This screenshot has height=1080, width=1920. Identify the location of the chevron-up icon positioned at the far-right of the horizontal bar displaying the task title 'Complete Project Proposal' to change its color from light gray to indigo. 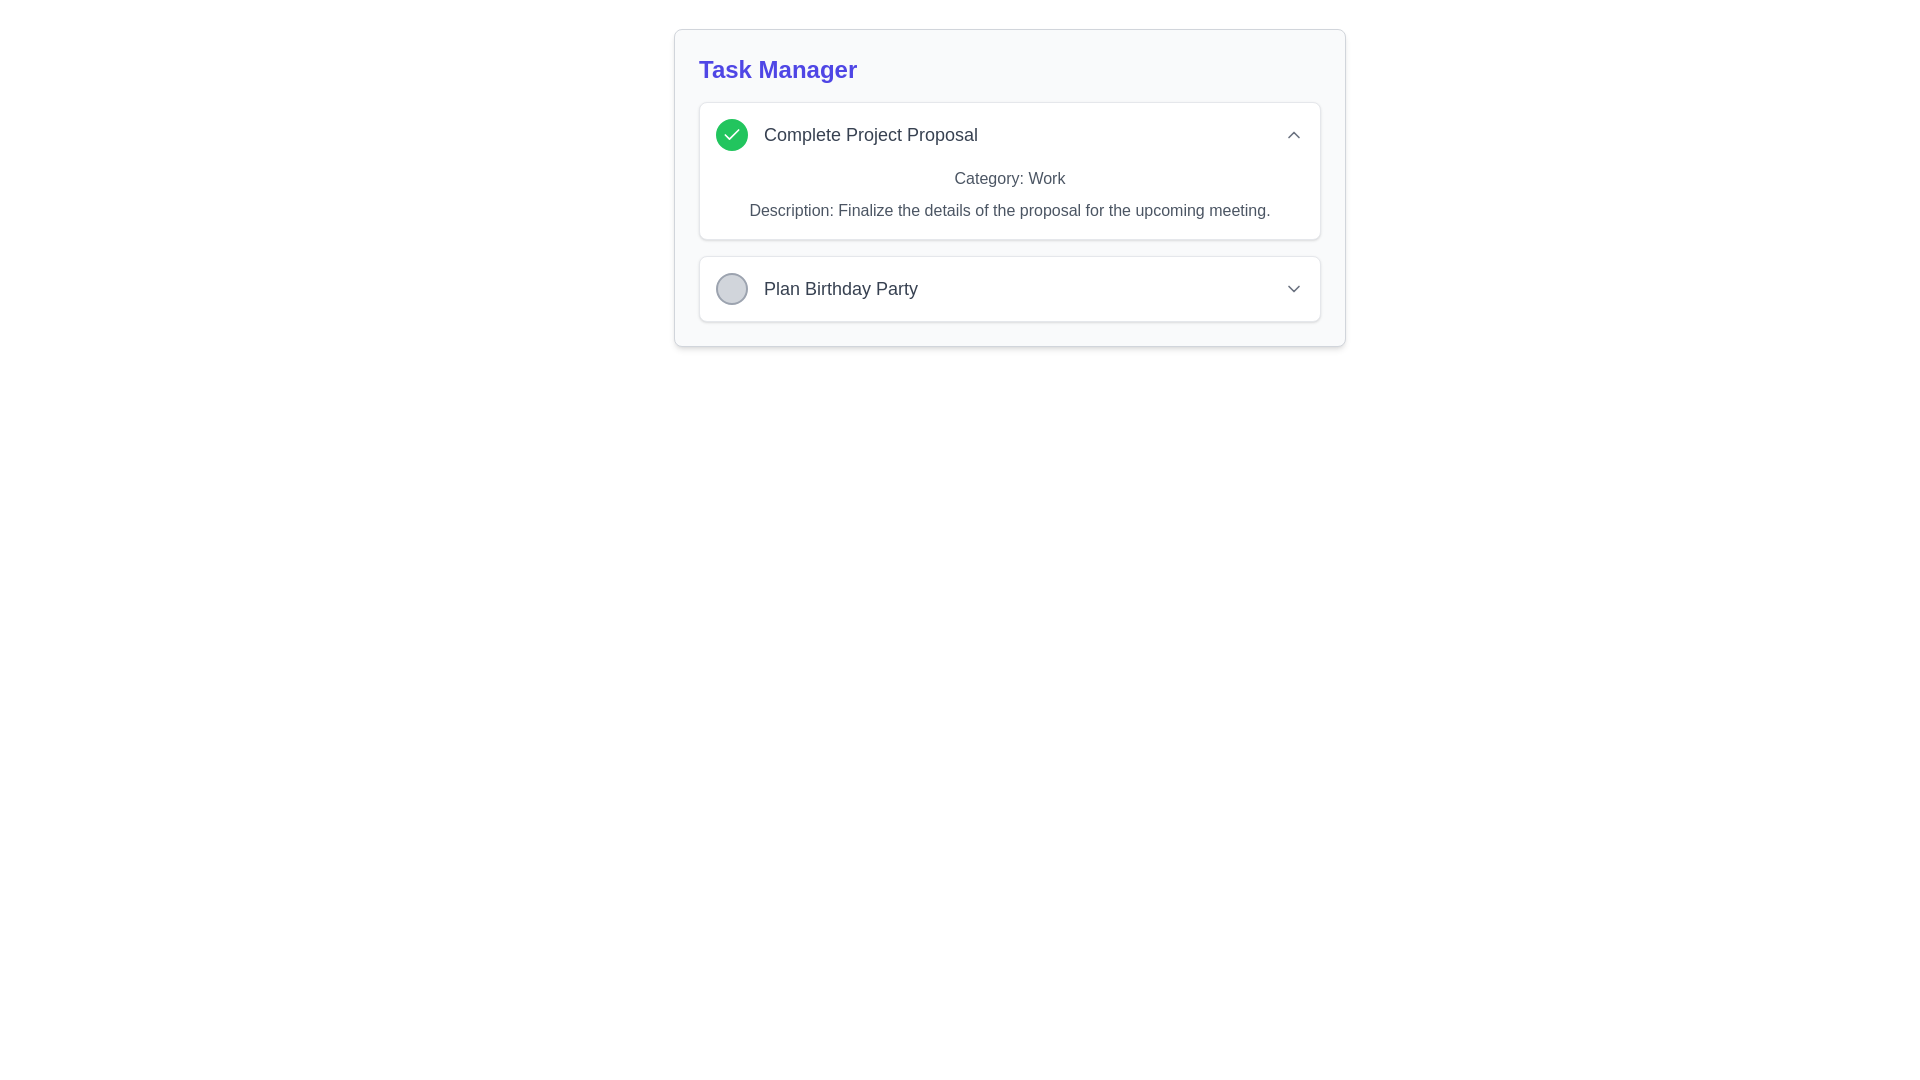
(1294, 135).